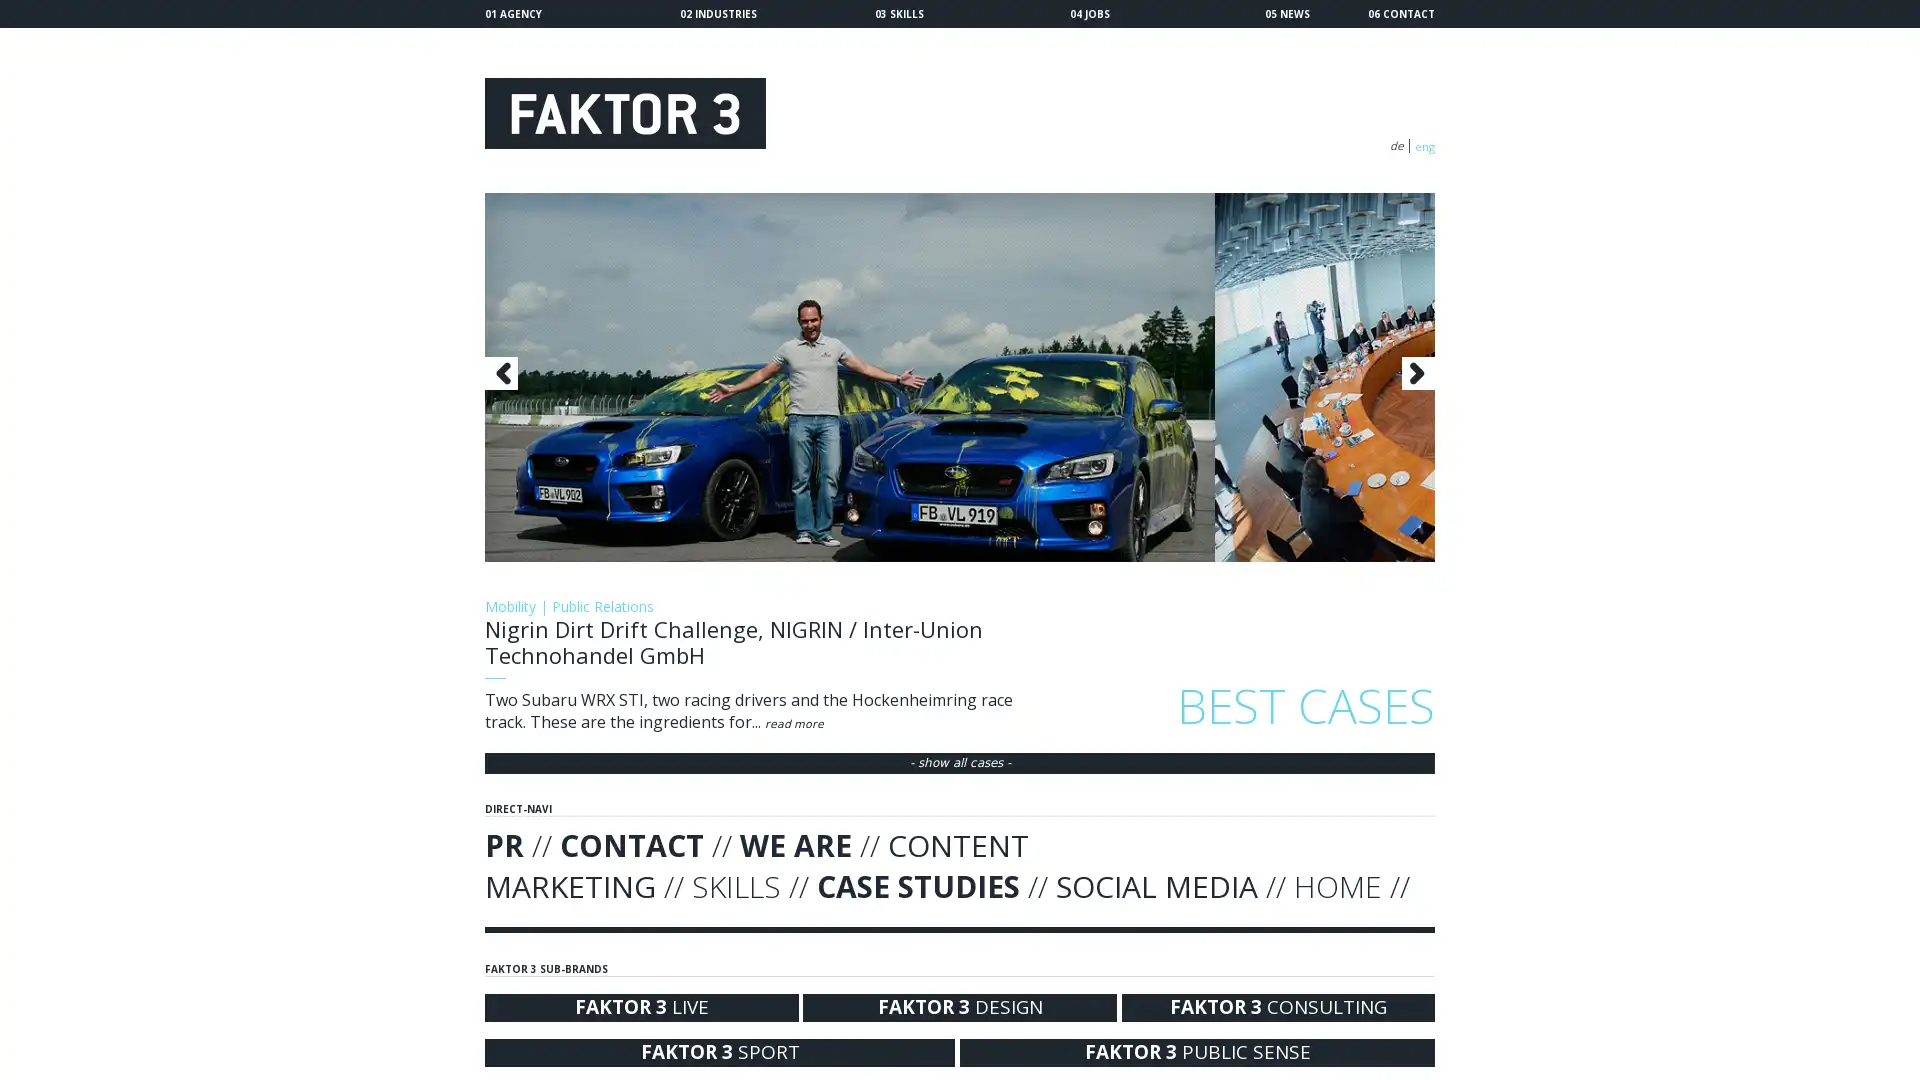 This screenshot has height=1080, width=1920. Describe the element at coordinates (1088, 14) in the screenshot. I see `04 JOBS` at that location.